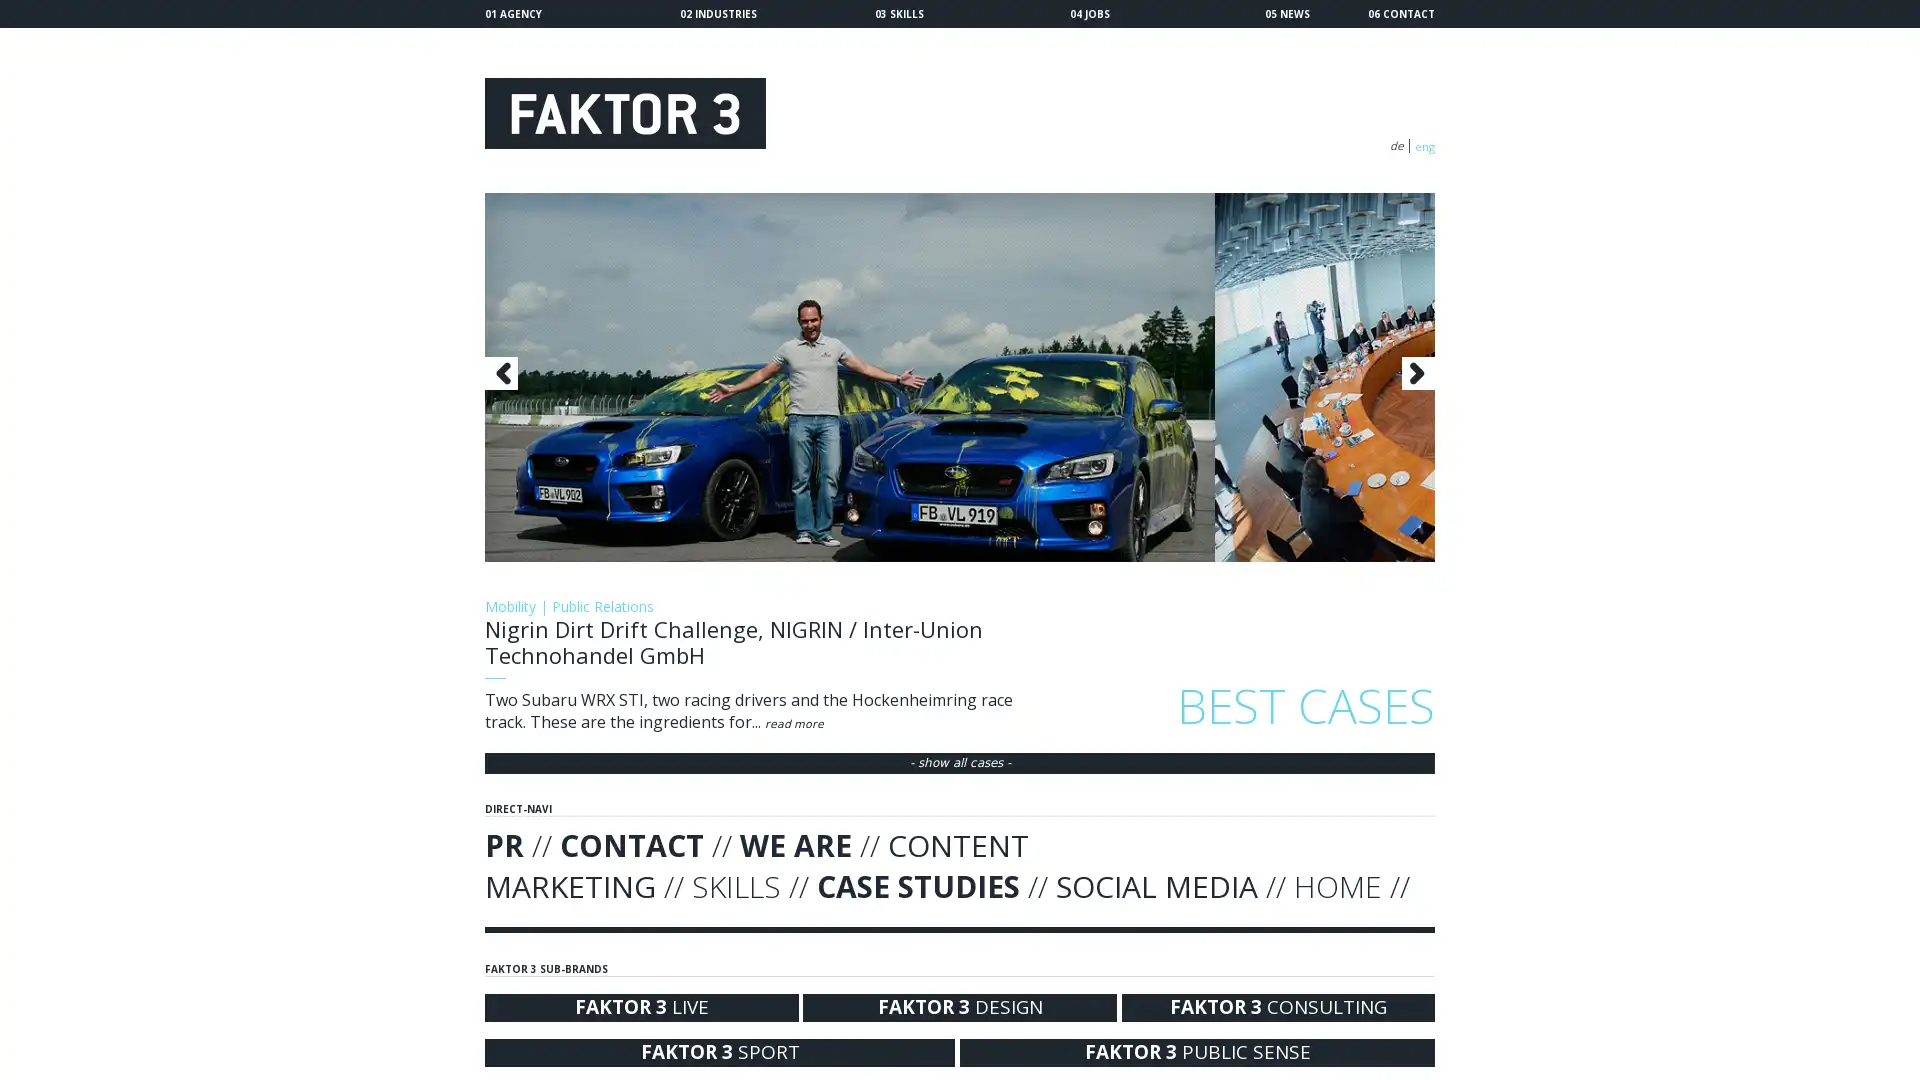 This screenshot has height=1080, width=1920. Describe the element at coordinates (1088, 14) in the screenshot. I see `04 JOBS` at that location.